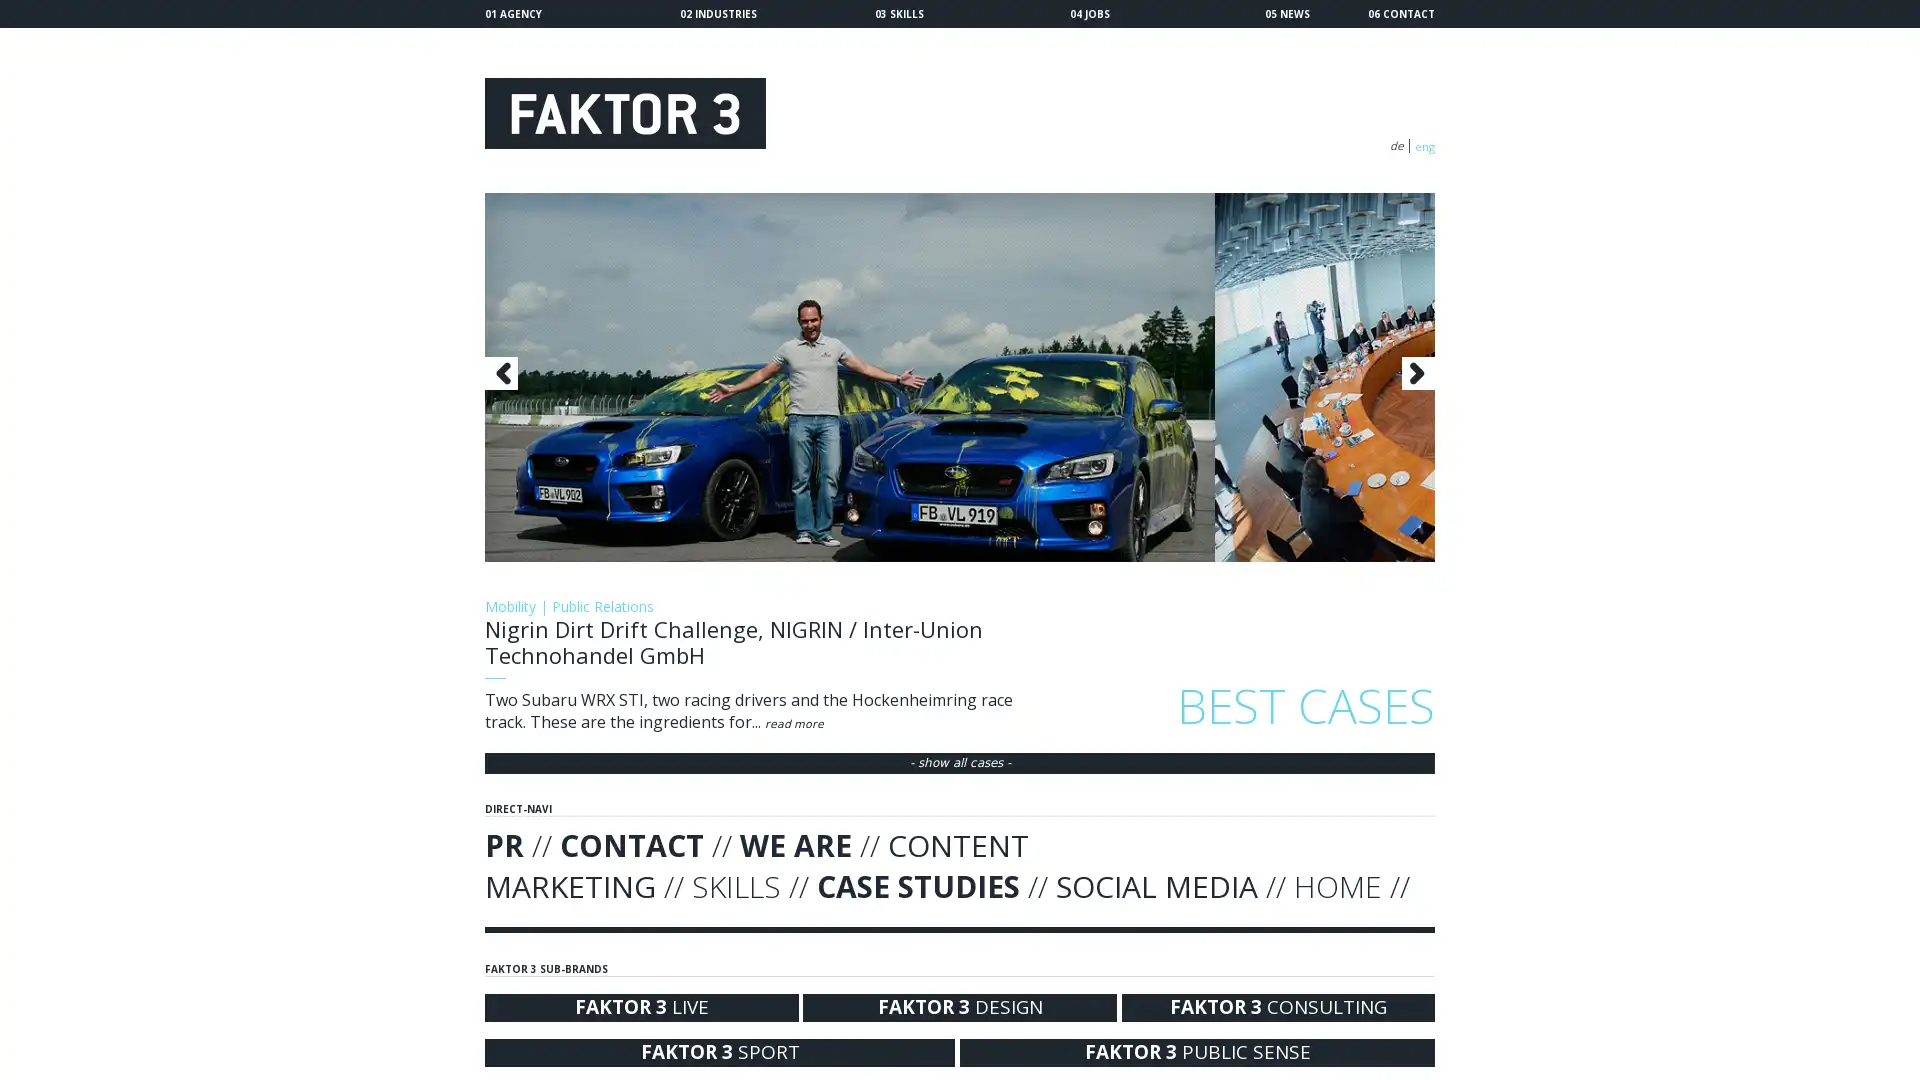 This screenshot has height=1080, width=1920. Describe the element at coordinates (1088, 14) in the screenshot. I see `04 JOBS` at that location.